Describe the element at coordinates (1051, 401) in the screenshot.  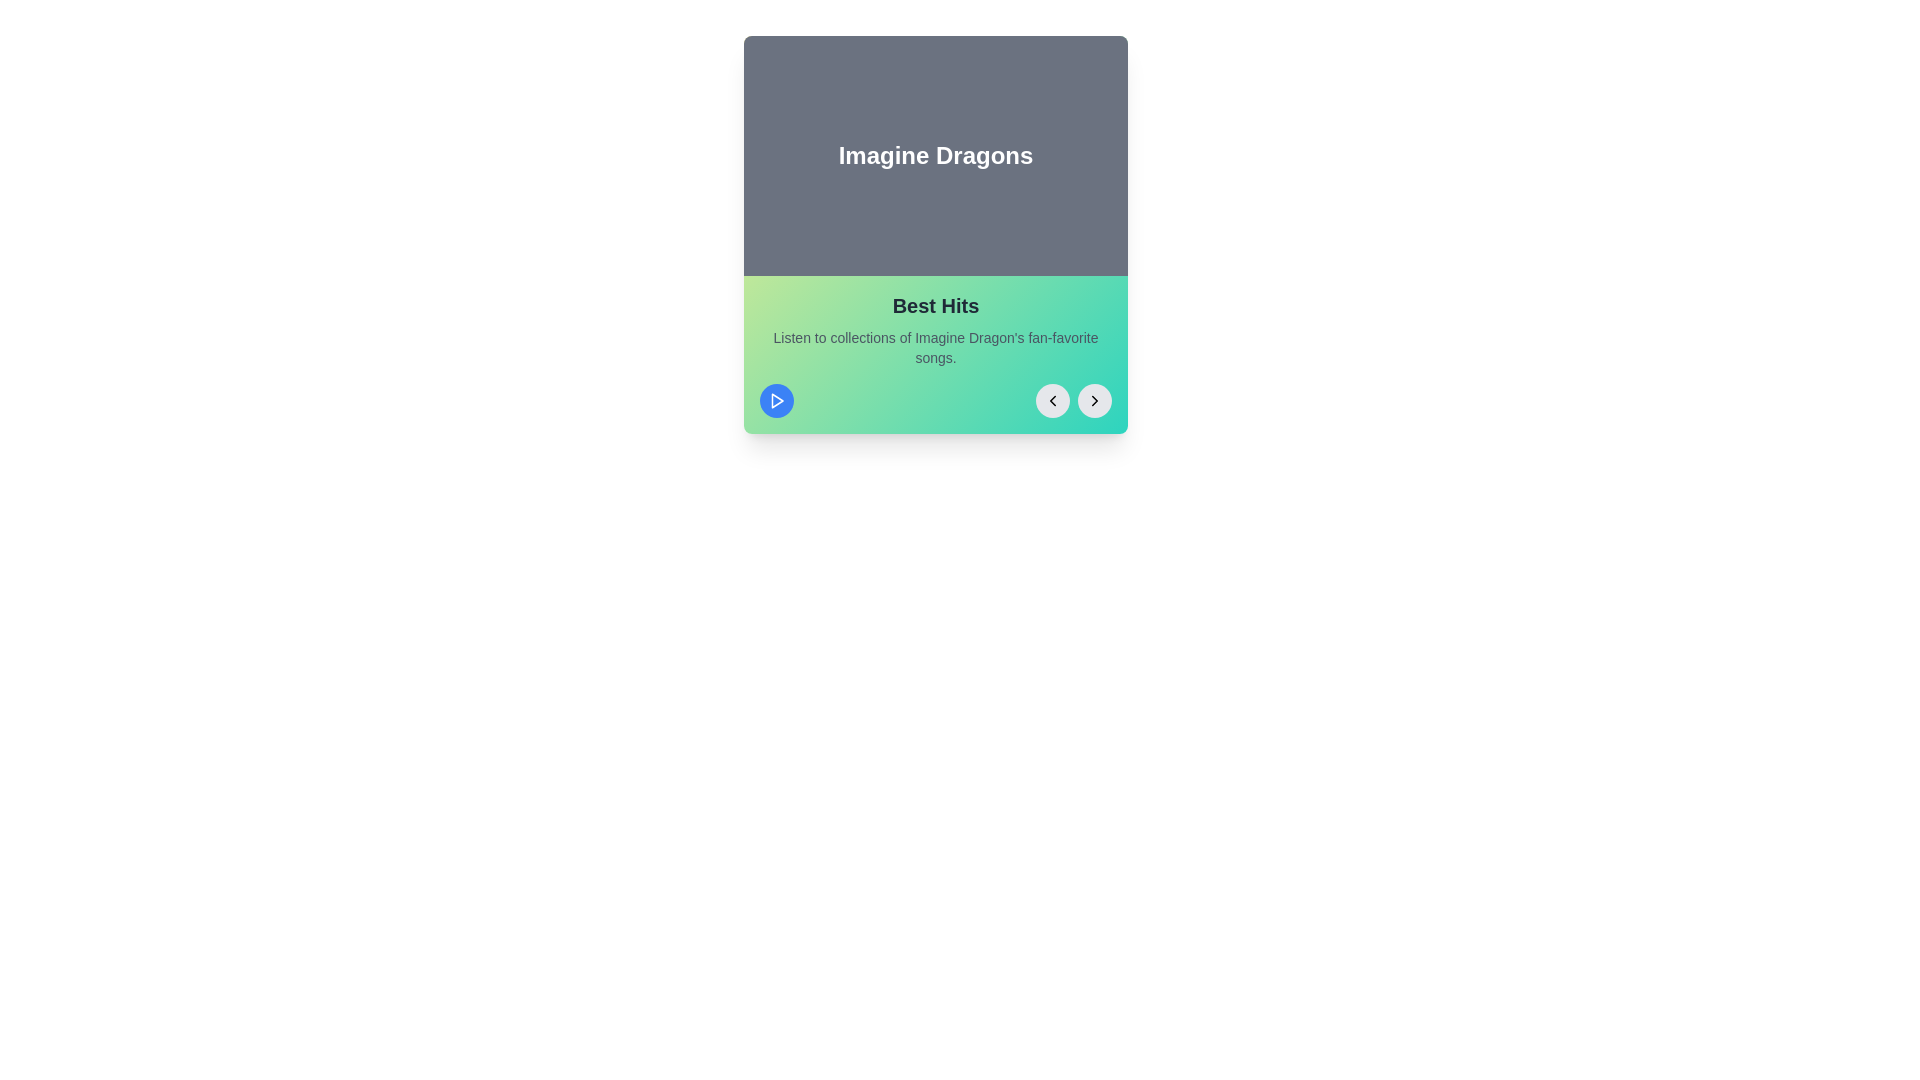
I see `the left arrow icon within the rounded button at the bottom-right of the card` at that location.